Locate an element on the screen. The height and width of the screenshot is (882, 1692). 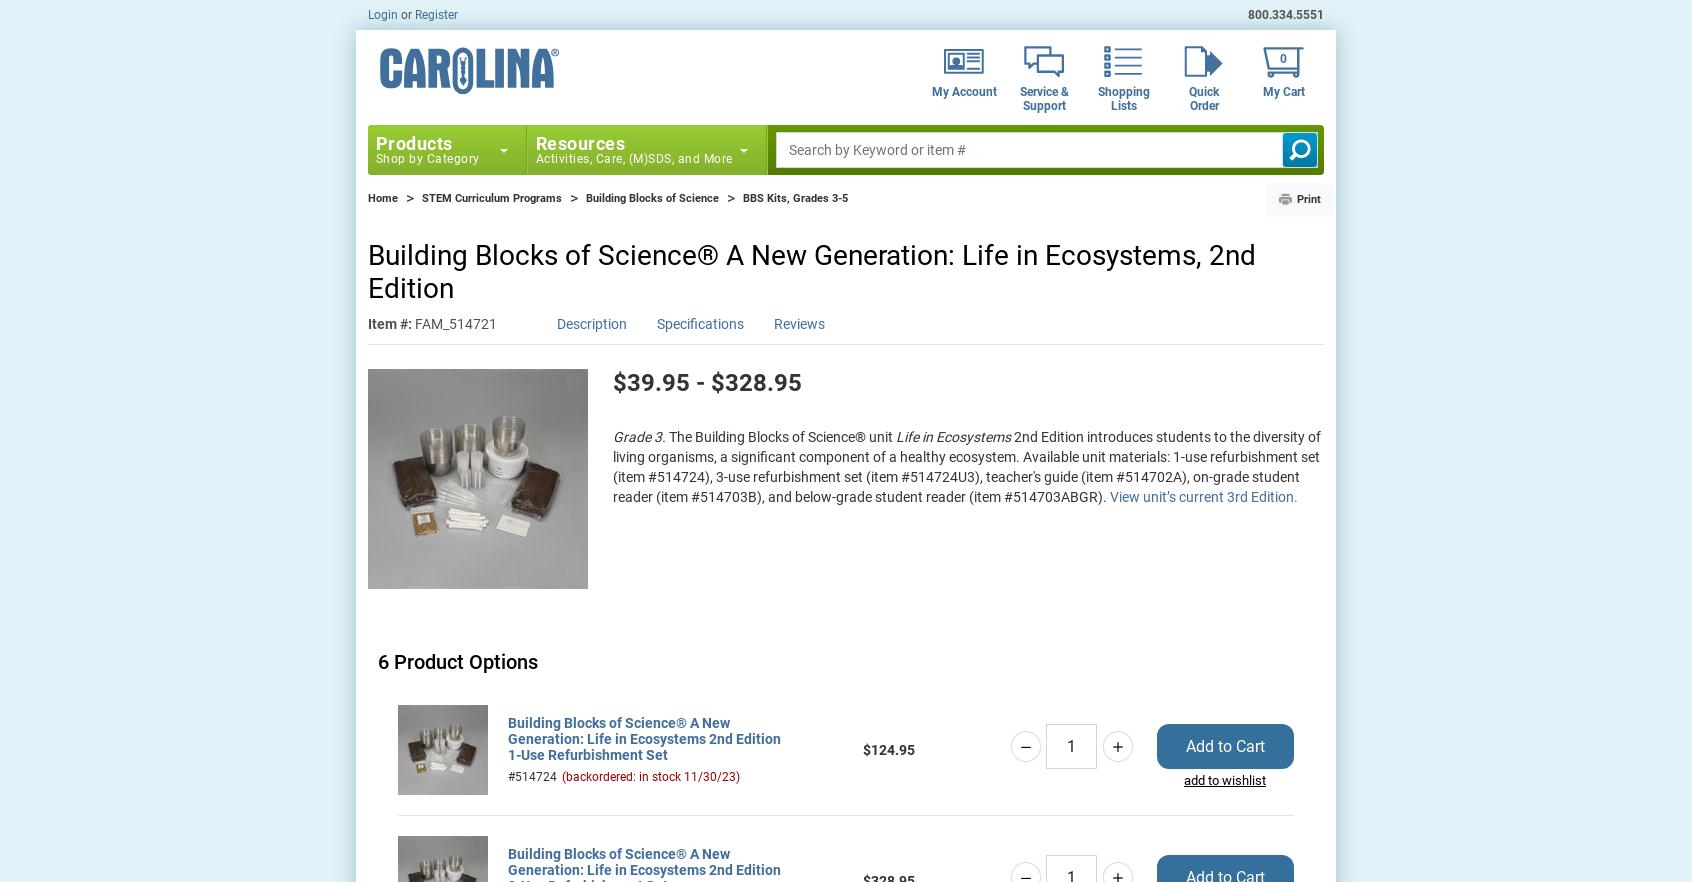
'Resources' is located at coordinates (579, 143).